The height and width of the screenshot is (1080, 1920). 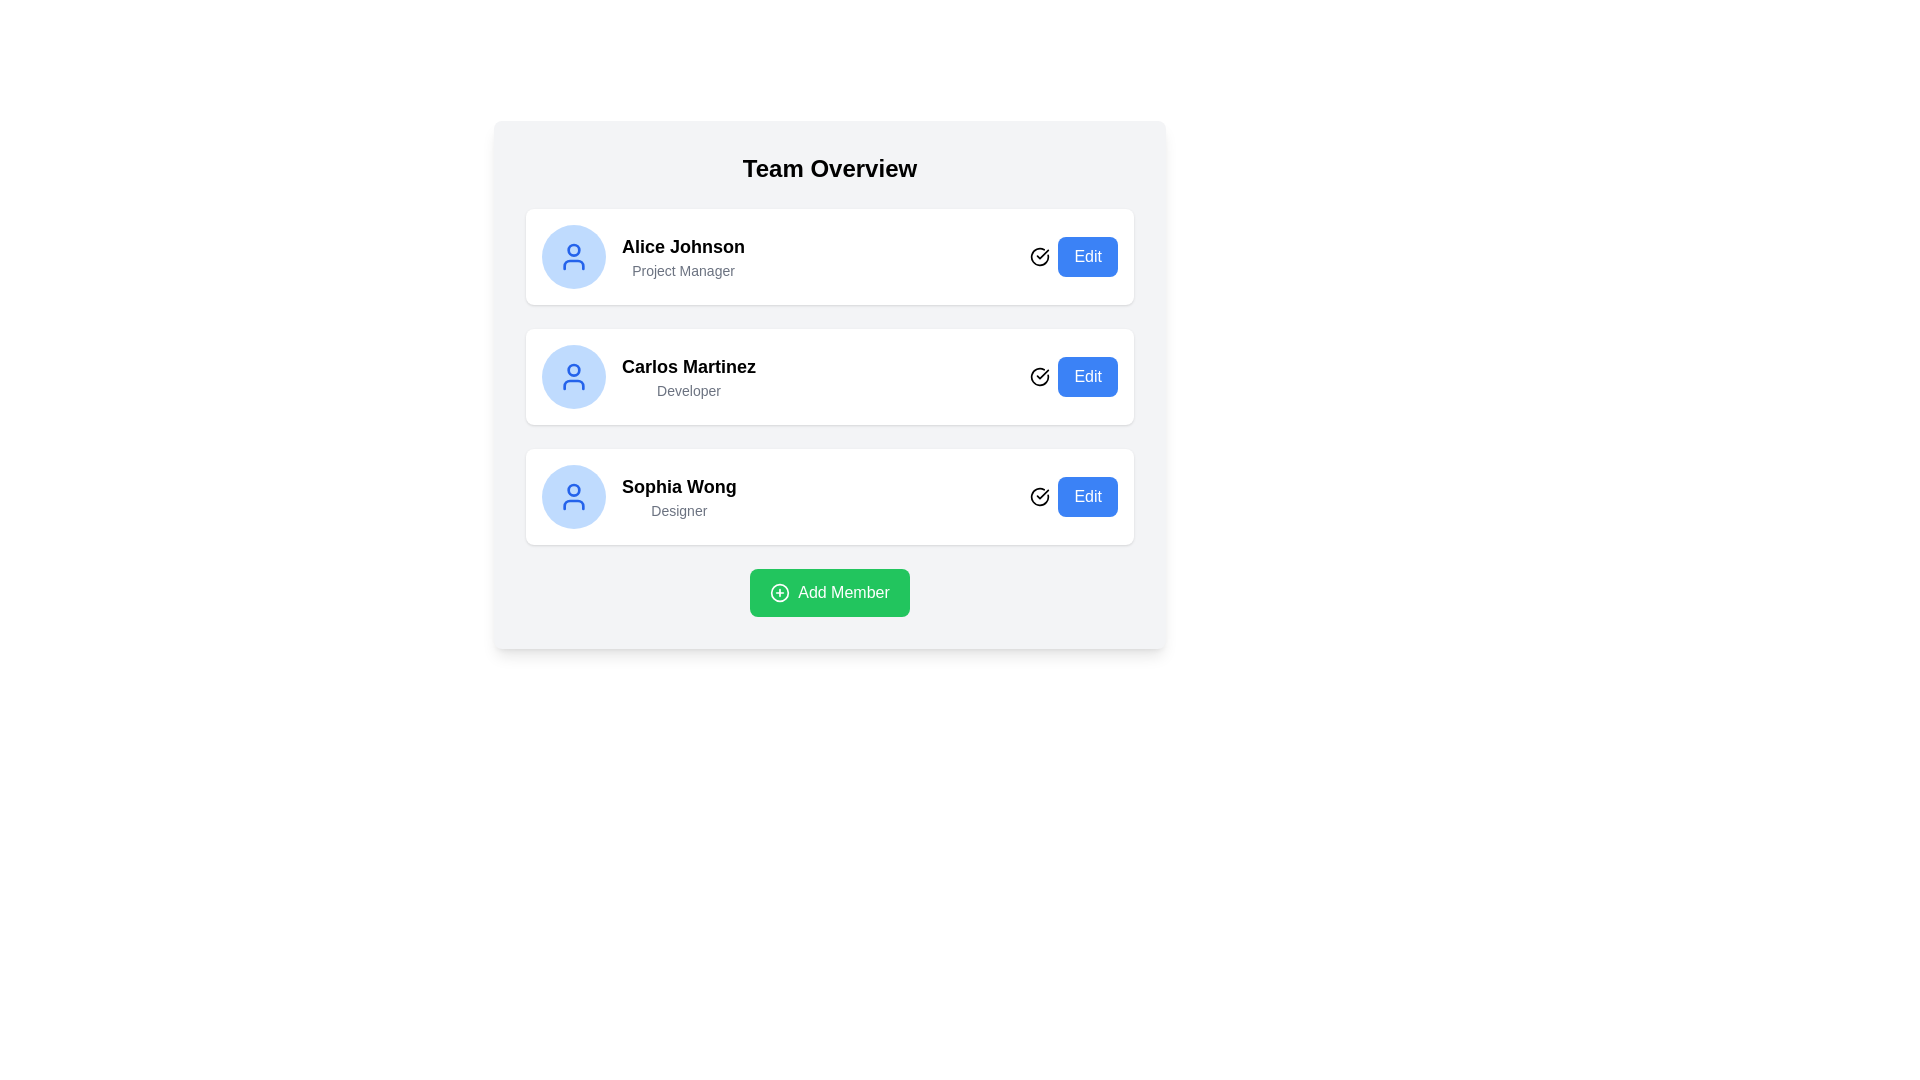 I want to click on the 'Edit' button with a blue background and white text, located to the right of 'Alice Johnson Project Manager', so click(x=1087, y=256).